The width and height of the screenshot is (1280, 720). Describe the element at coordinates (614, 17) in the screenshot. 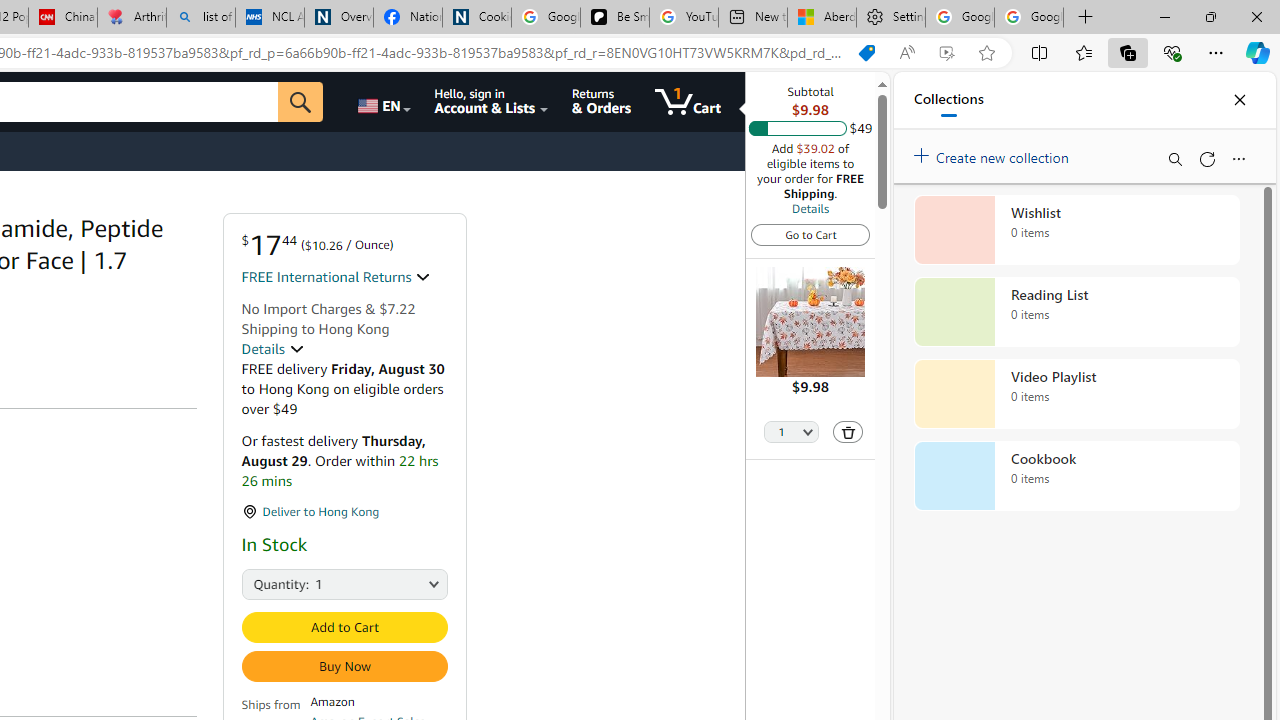

I see `'Be Smart | creating Science videos | Patreon'` at that location.